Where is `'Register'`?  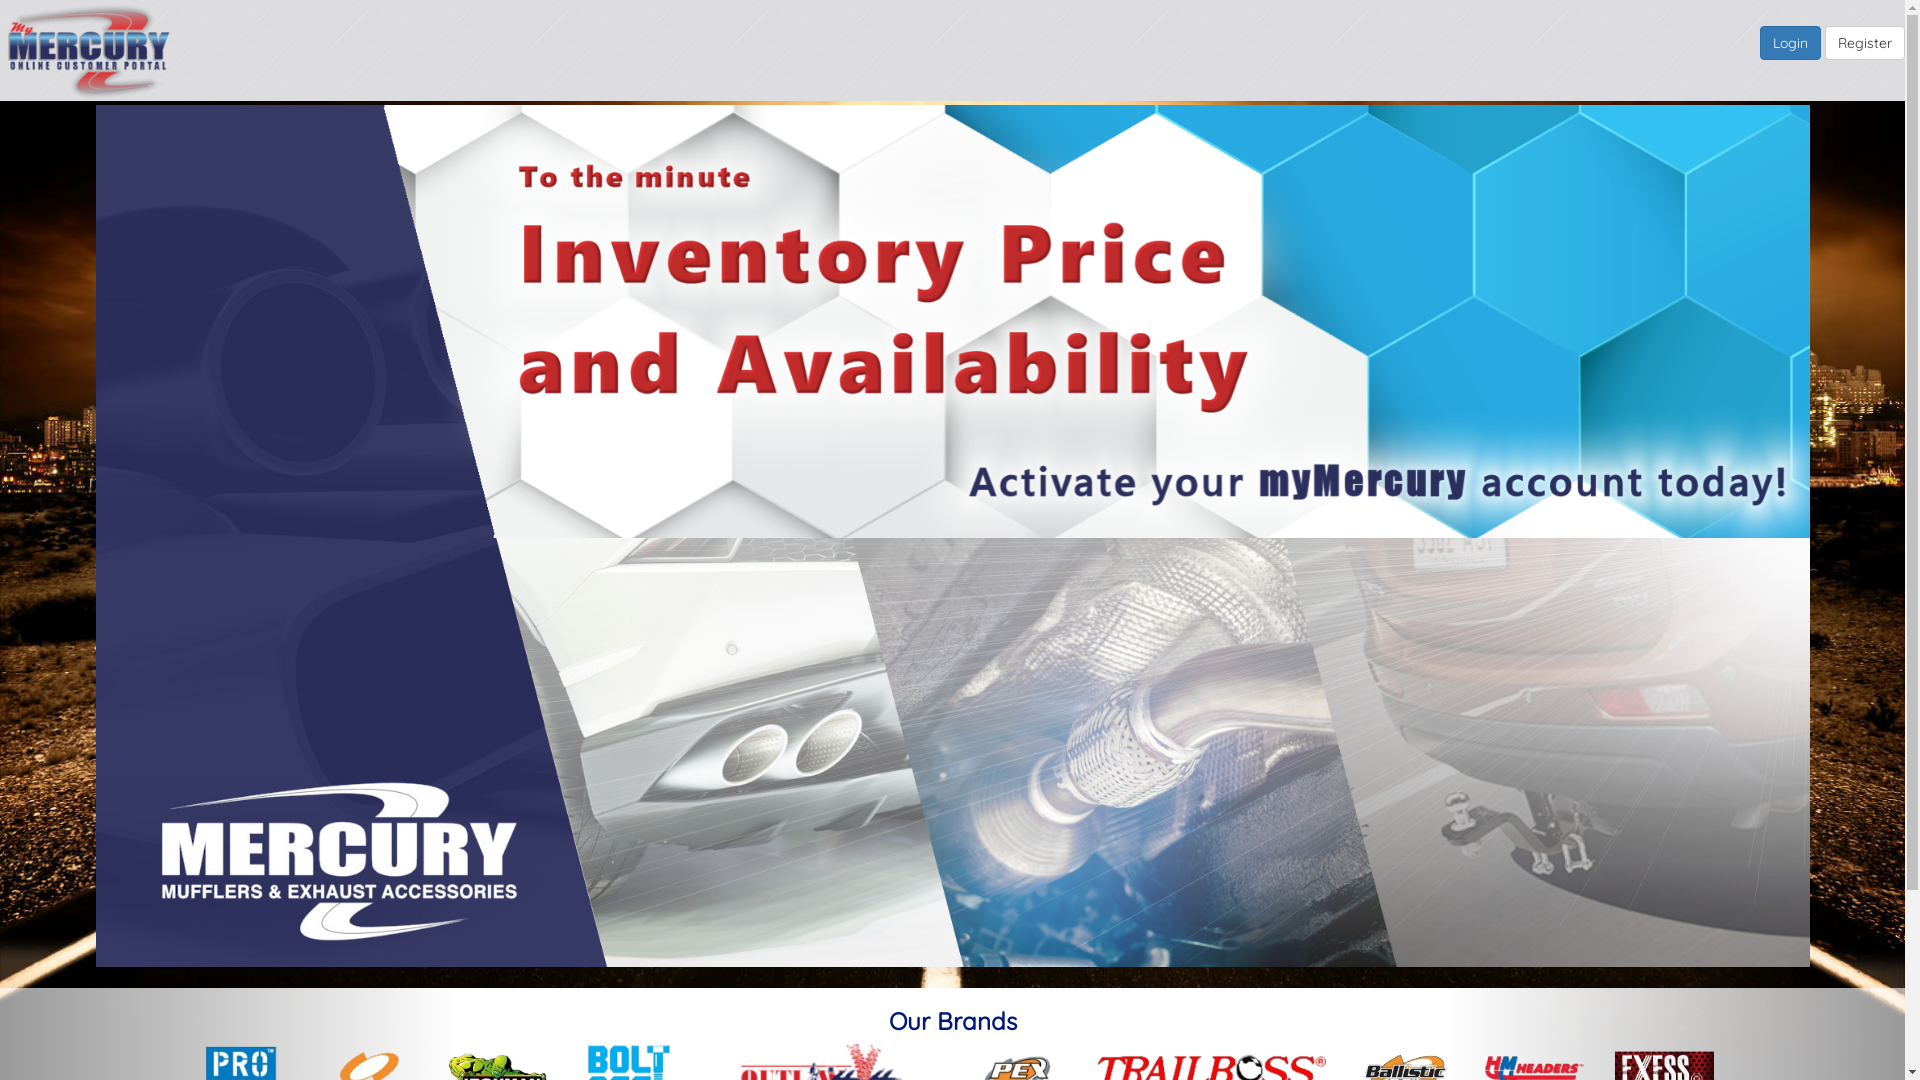
'Register' is located at coordinates (1824, 42).